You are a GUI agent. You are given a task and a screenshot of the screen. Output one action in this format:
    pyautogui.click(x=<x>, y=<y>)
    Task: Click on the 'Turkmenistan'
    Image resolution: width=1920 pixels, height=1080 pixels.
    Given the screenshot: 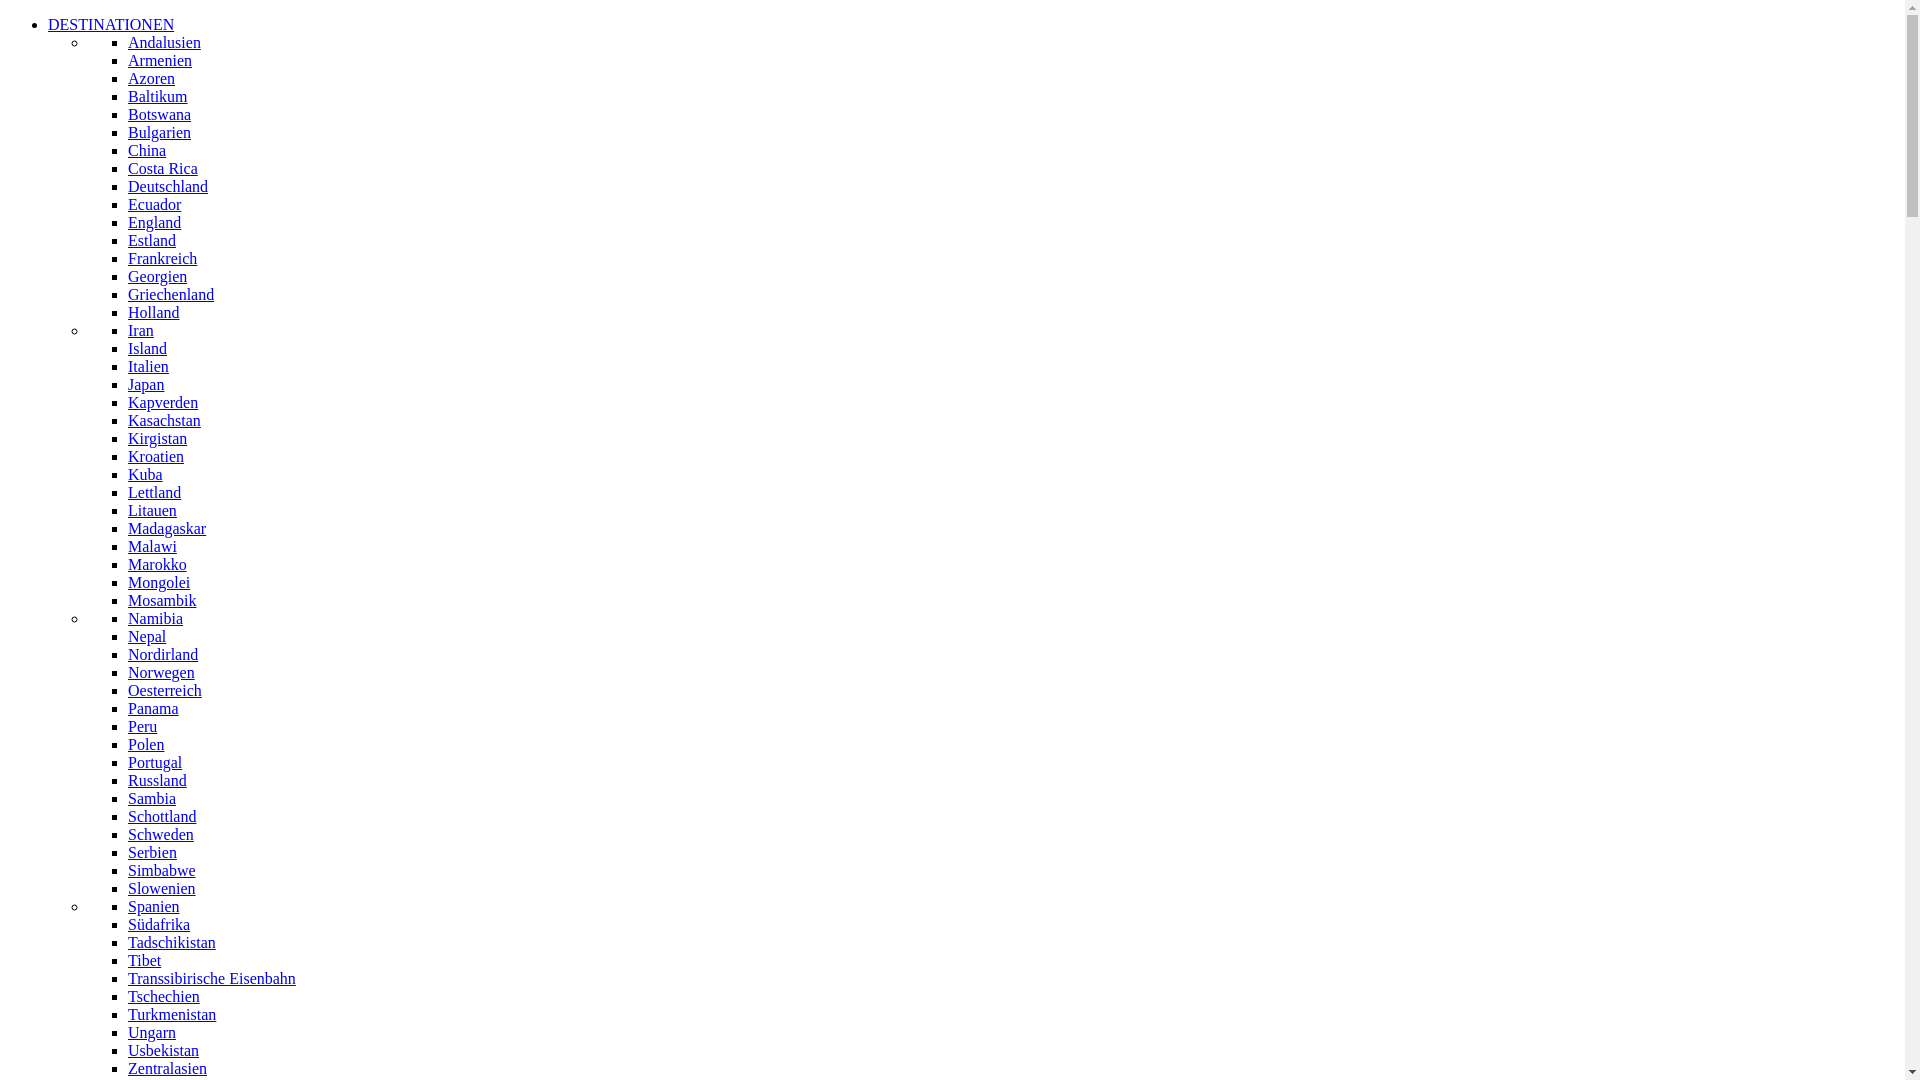 What is the action you would take?
    pyautogui.click(x=172, y=1014)
    